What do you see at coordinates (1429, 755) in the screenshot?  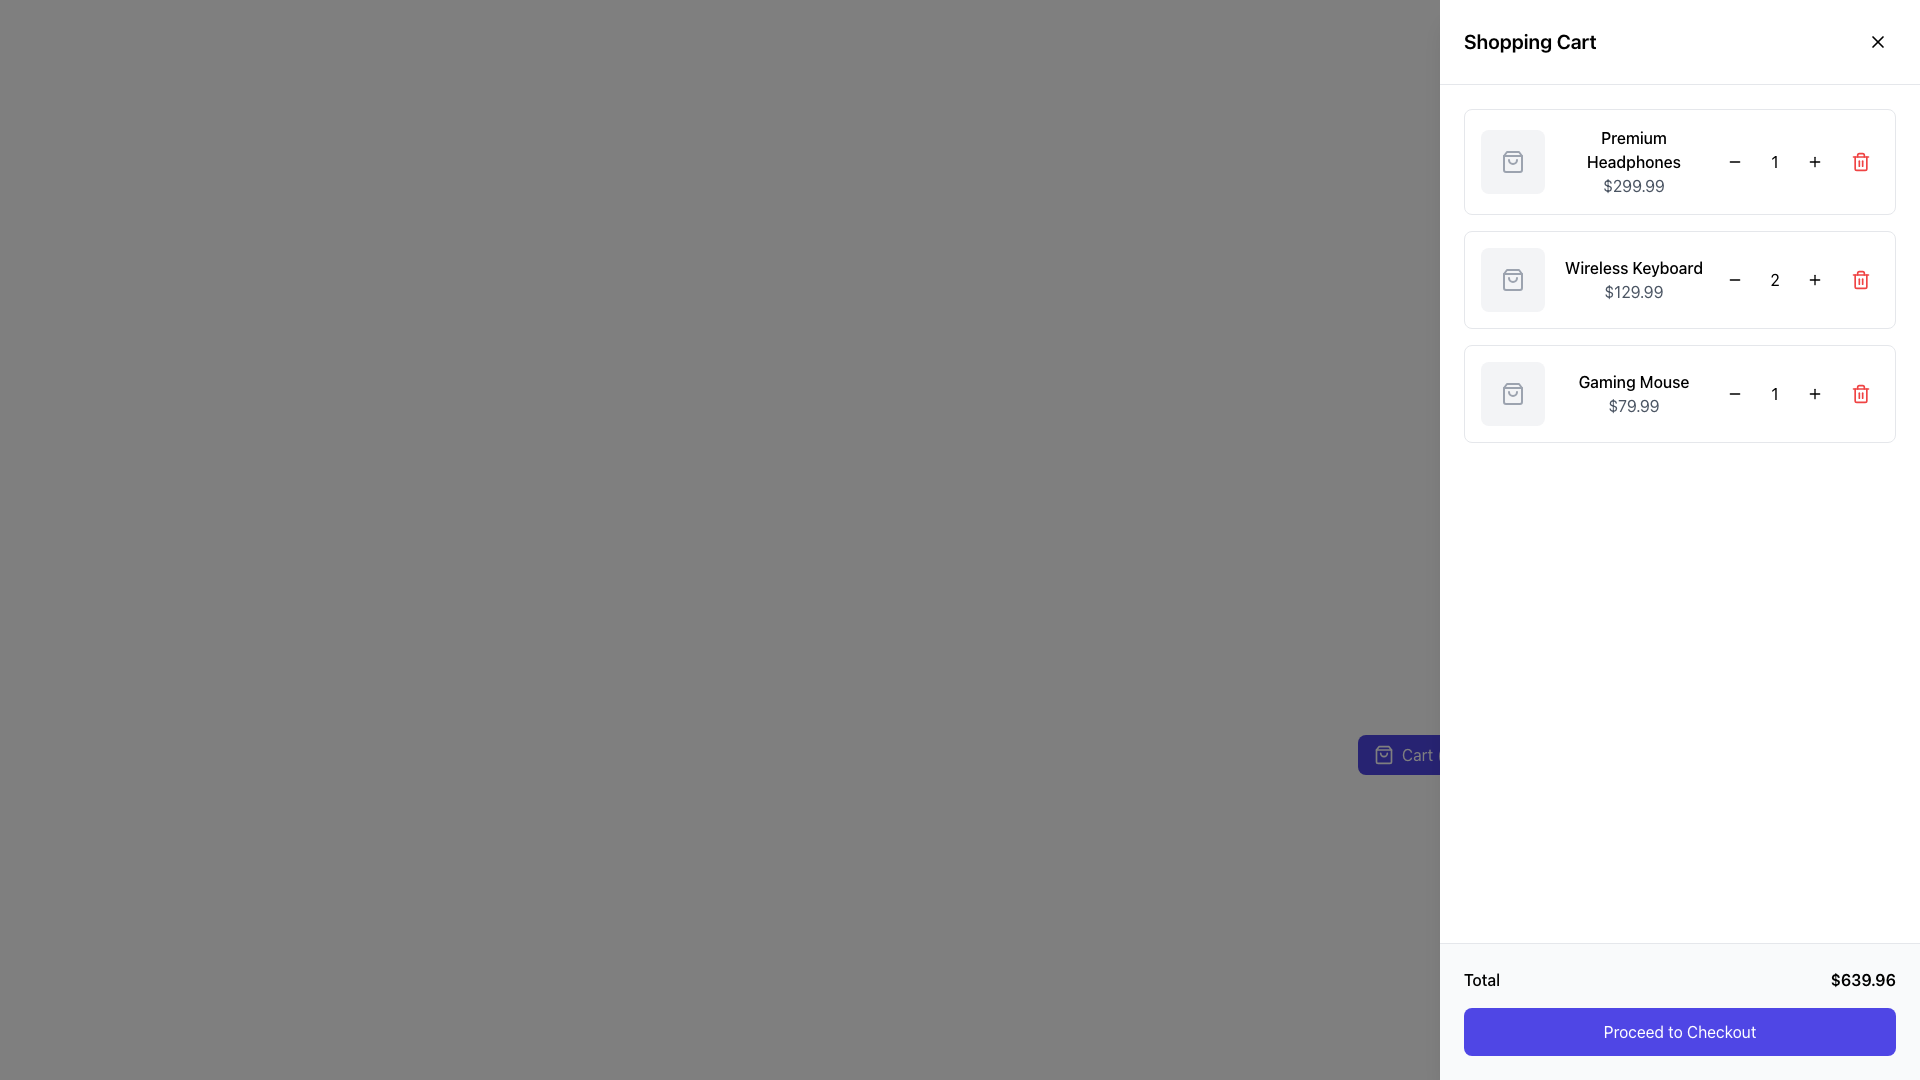 I see `text displayed on the 'Cart (3)' label, which is located in the lower section of the right-hand shopping cart panel, to the right of a shopping bag icon` at bounding box center [1429, 755].